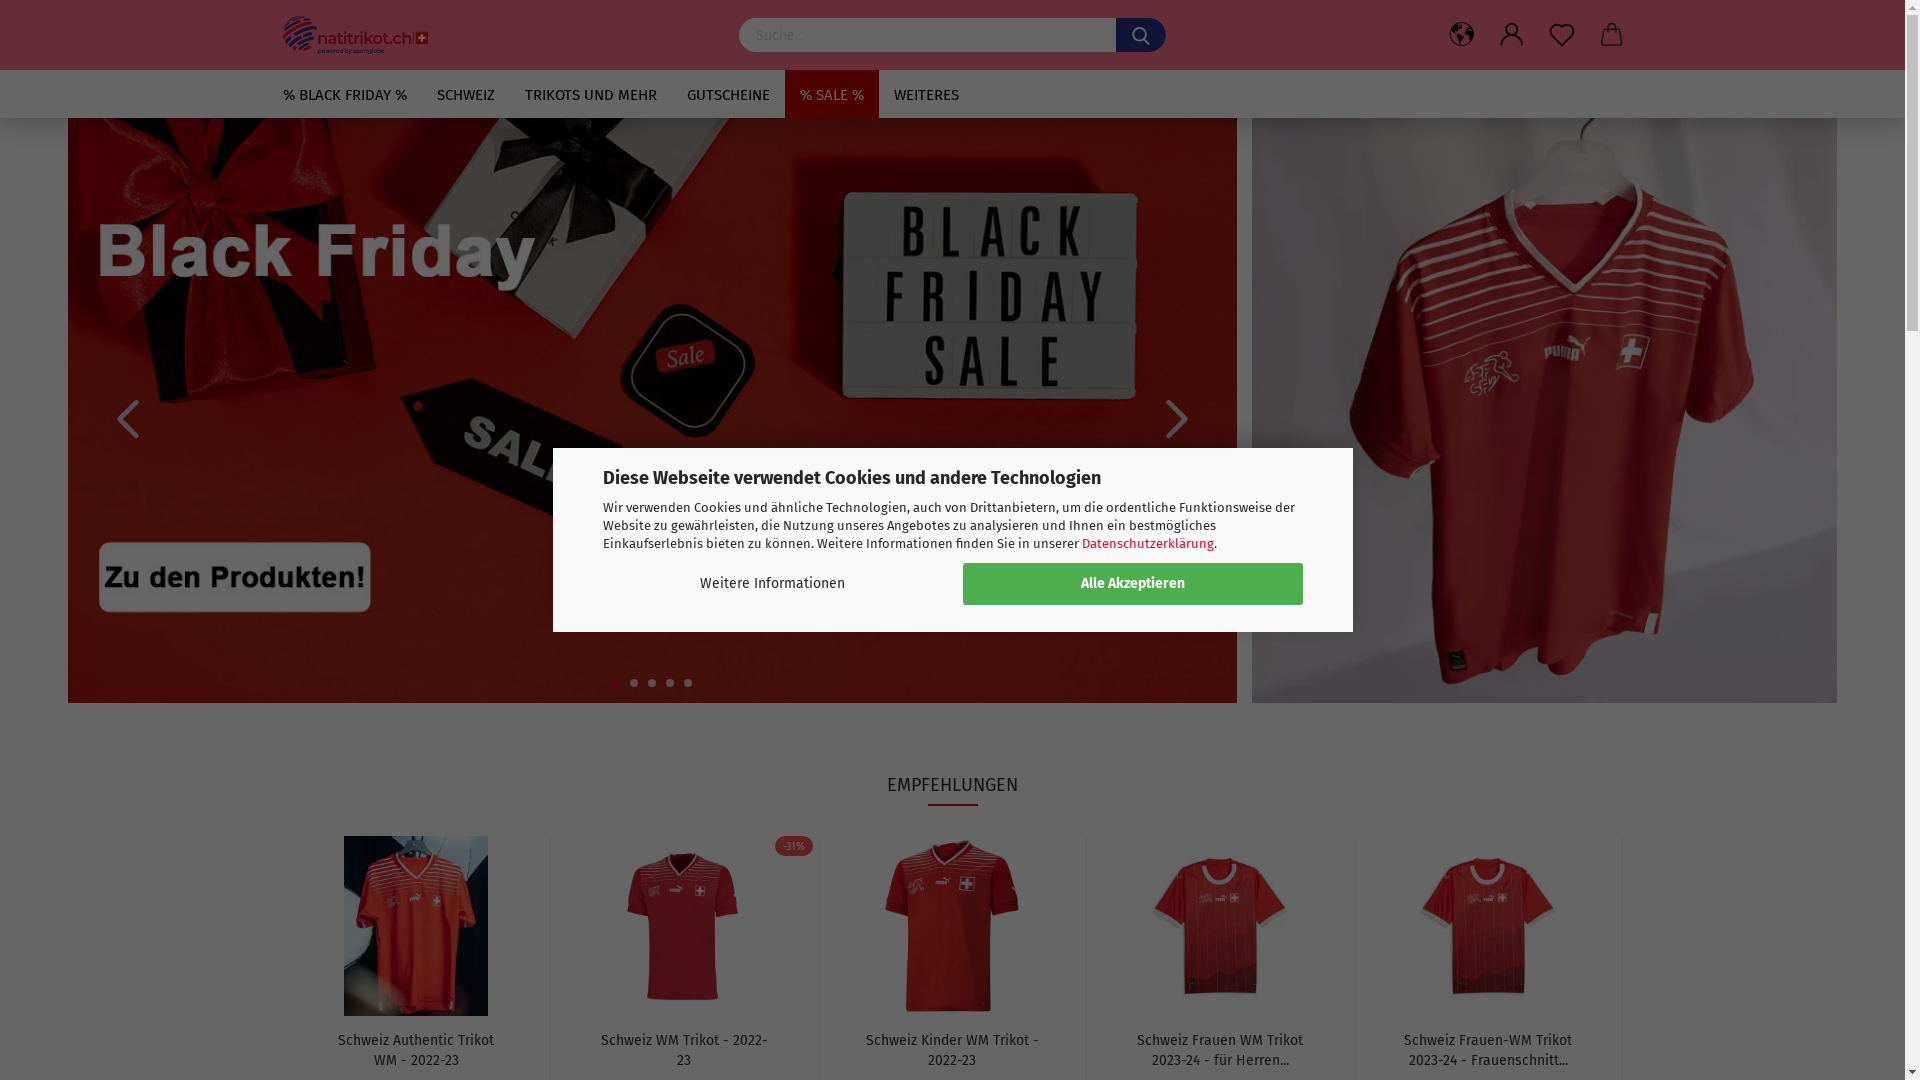 The width and height of the screenshot is (1920, 1080). Describe the element at coordinates (464, 93) in the screenshot. I see `'SCHWEIZ'` at that location.